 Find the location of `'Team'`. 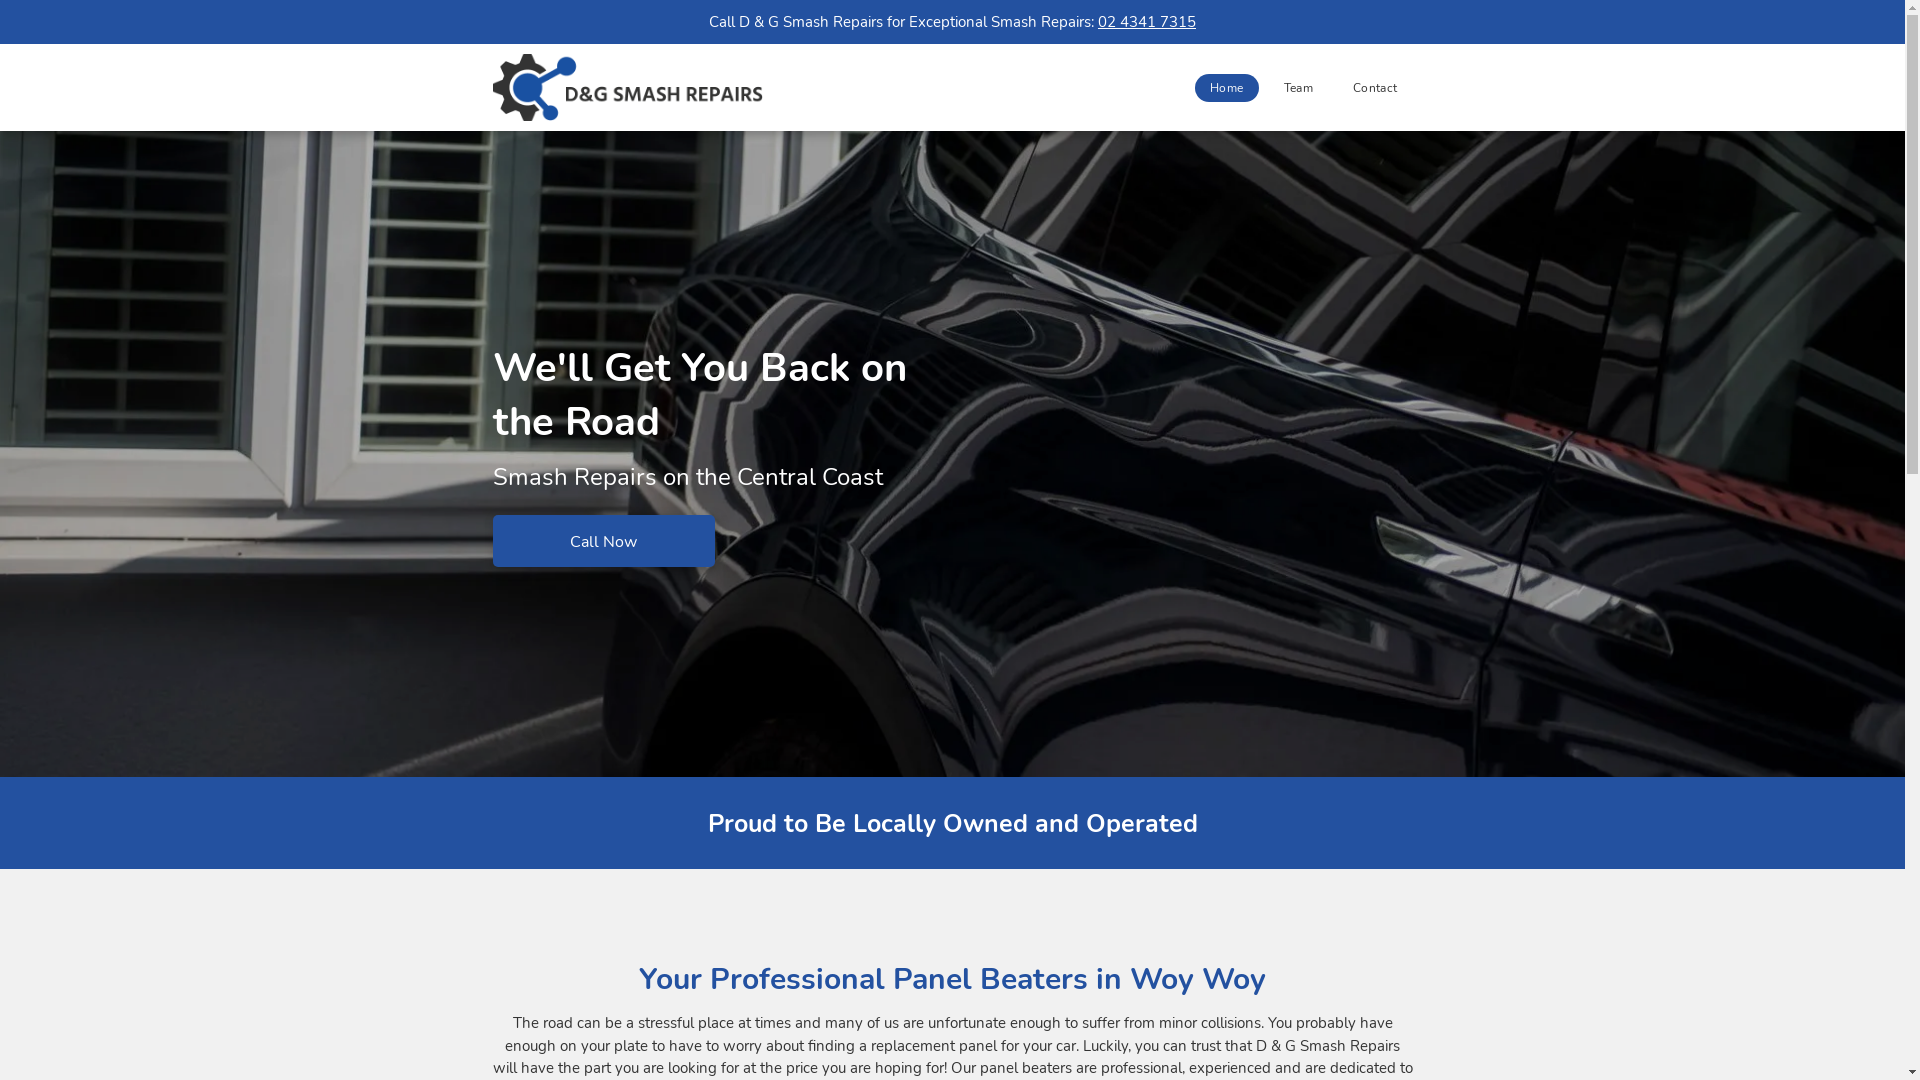

'Team' is located at coordinates (1297, 87).